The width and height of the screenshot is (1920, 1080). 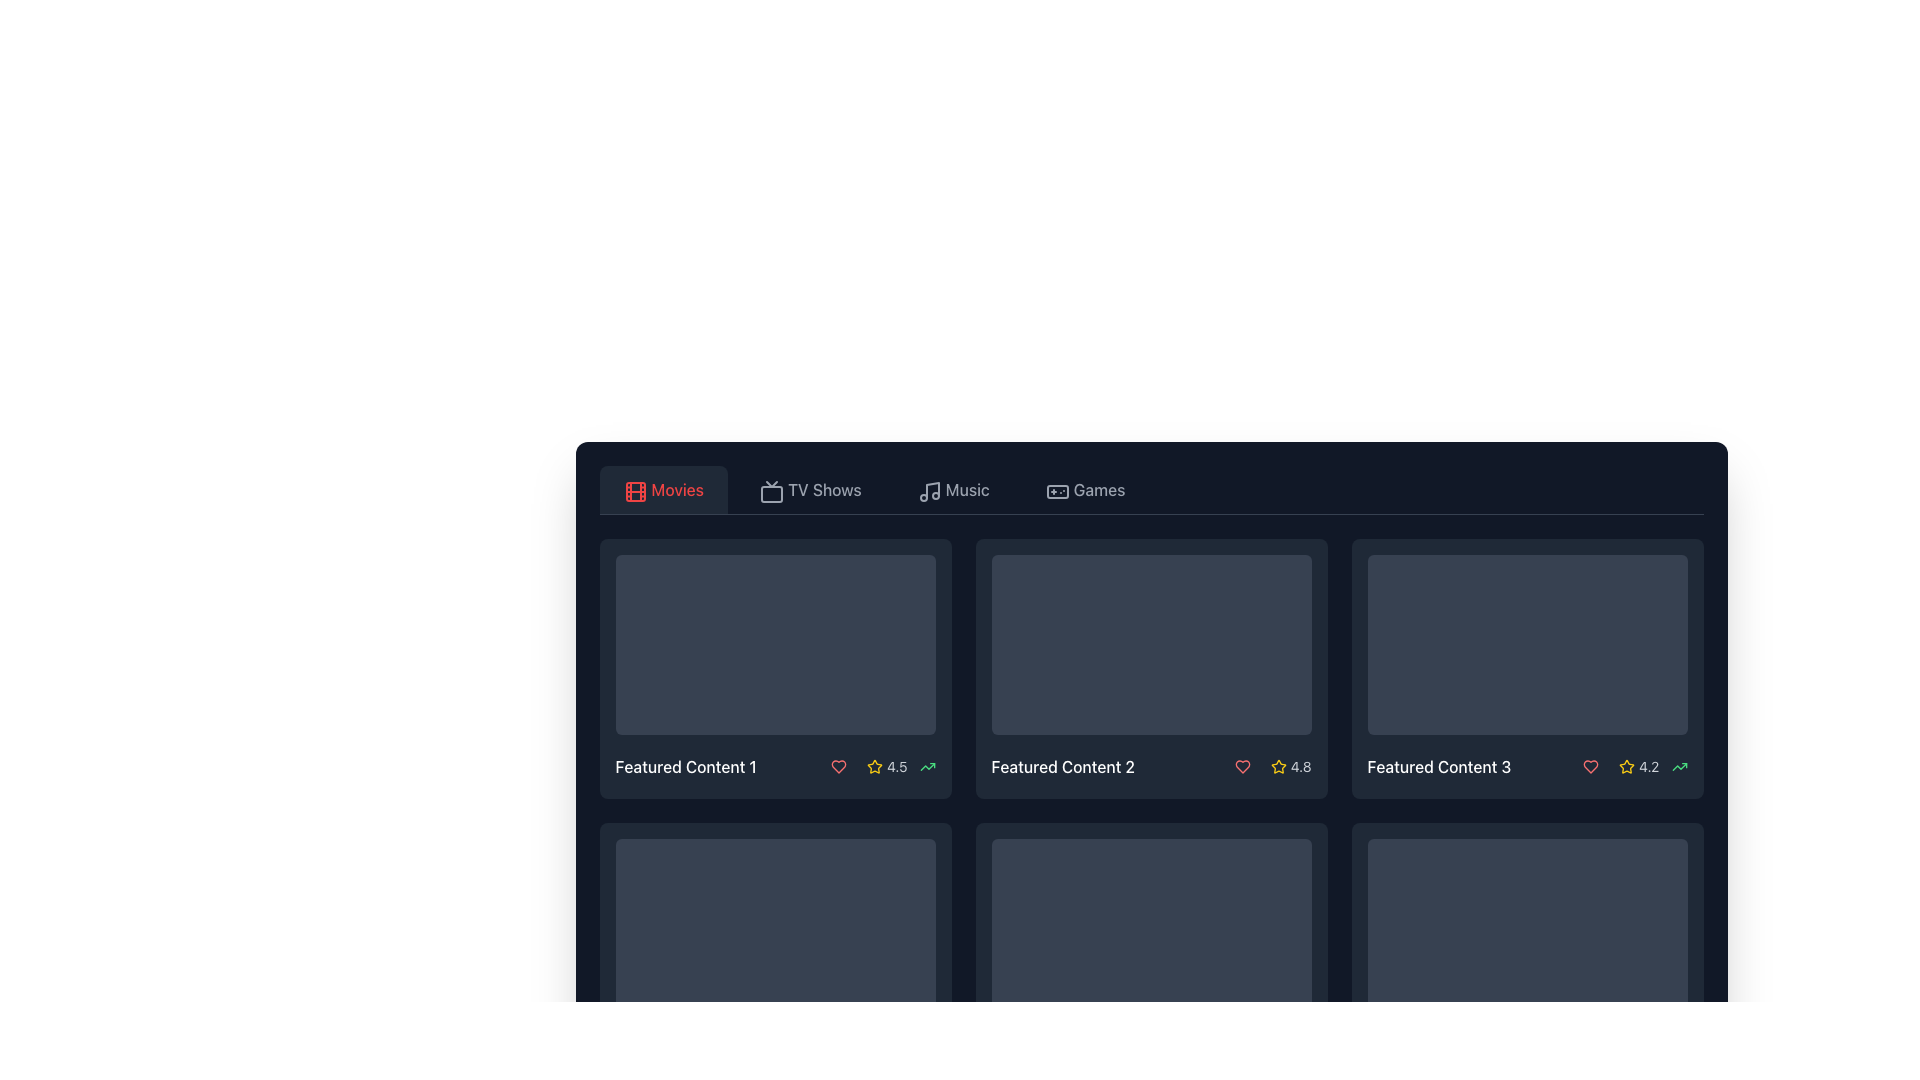 I want to click on the horizontal rounded rectangle within the game controller graphic, which has a dark background color and is centrally situated as part of the main body, so click(x=1056, y=492).